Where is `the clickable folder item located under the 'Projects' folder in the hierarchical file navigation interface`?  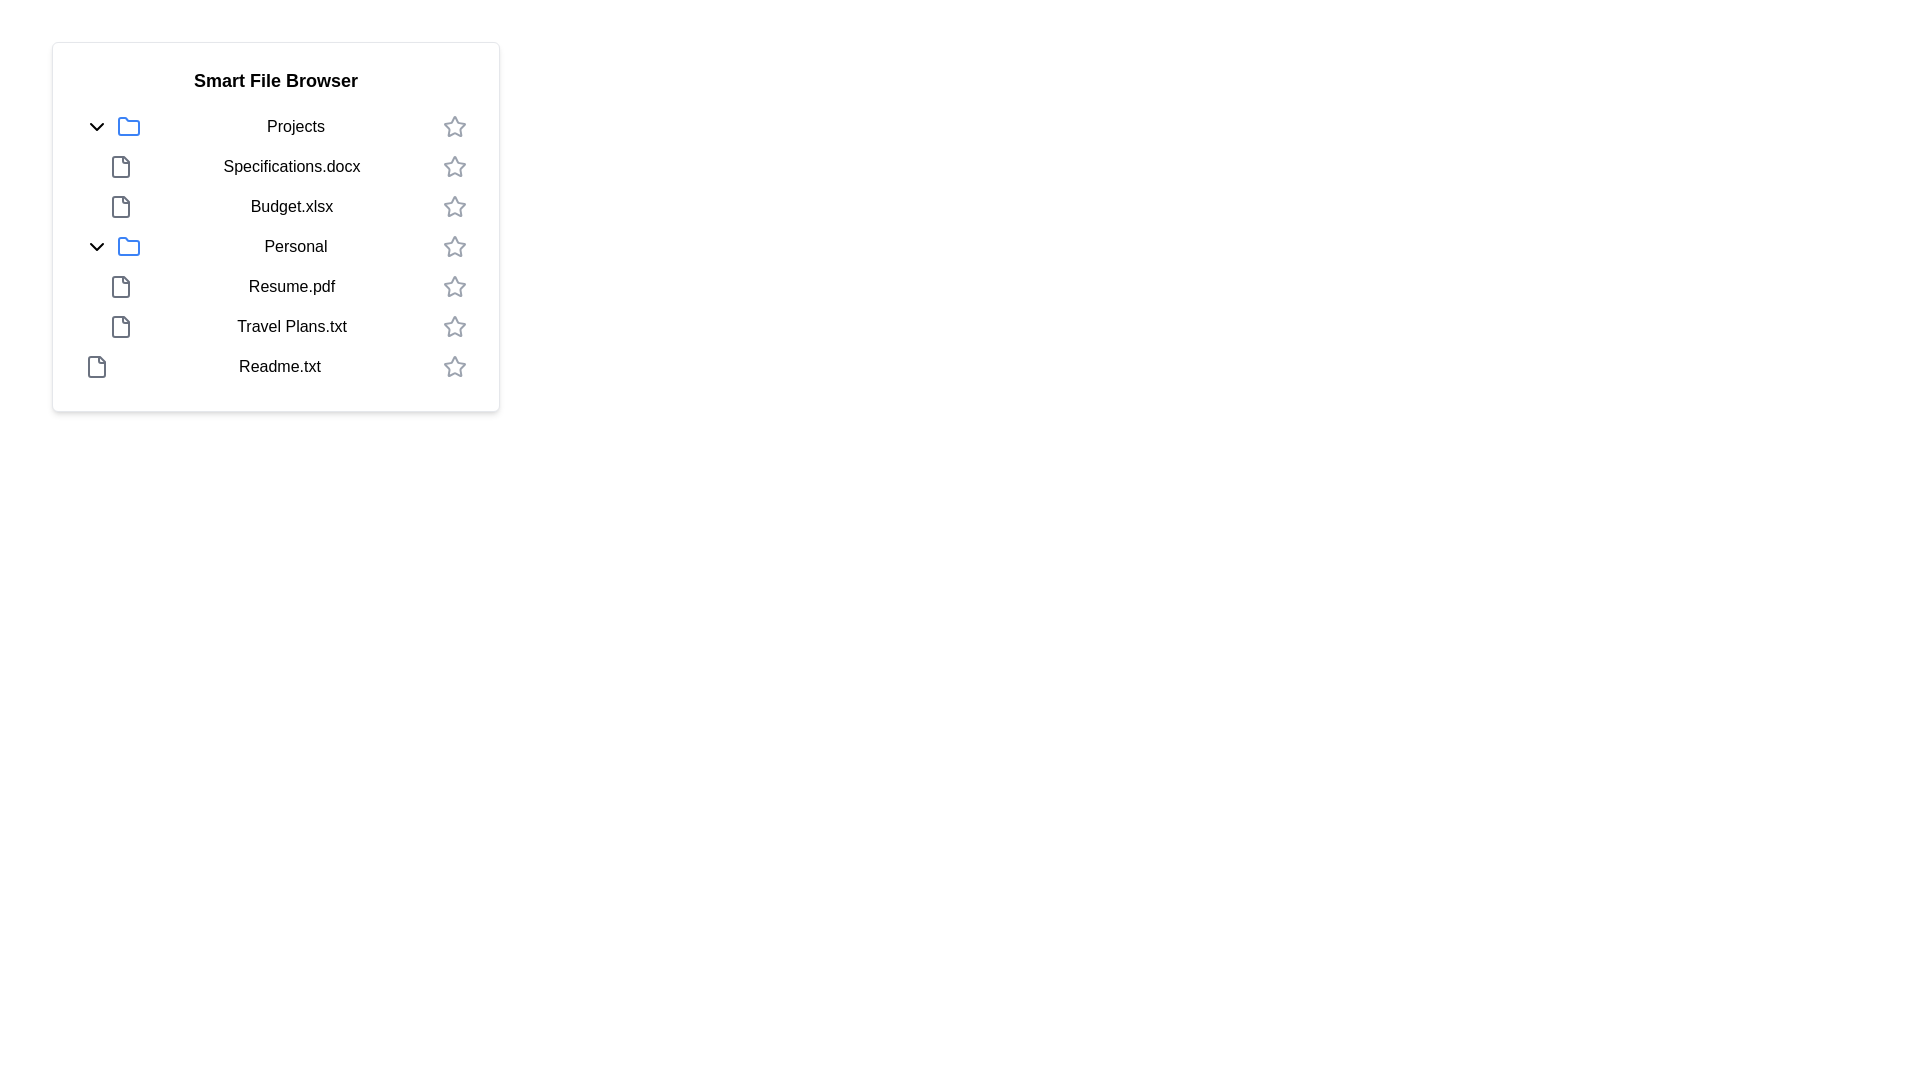
the clickable folder item located under the 'Projects' folder in the hierarchical file navigation interface is located at coordinates (274, 245).